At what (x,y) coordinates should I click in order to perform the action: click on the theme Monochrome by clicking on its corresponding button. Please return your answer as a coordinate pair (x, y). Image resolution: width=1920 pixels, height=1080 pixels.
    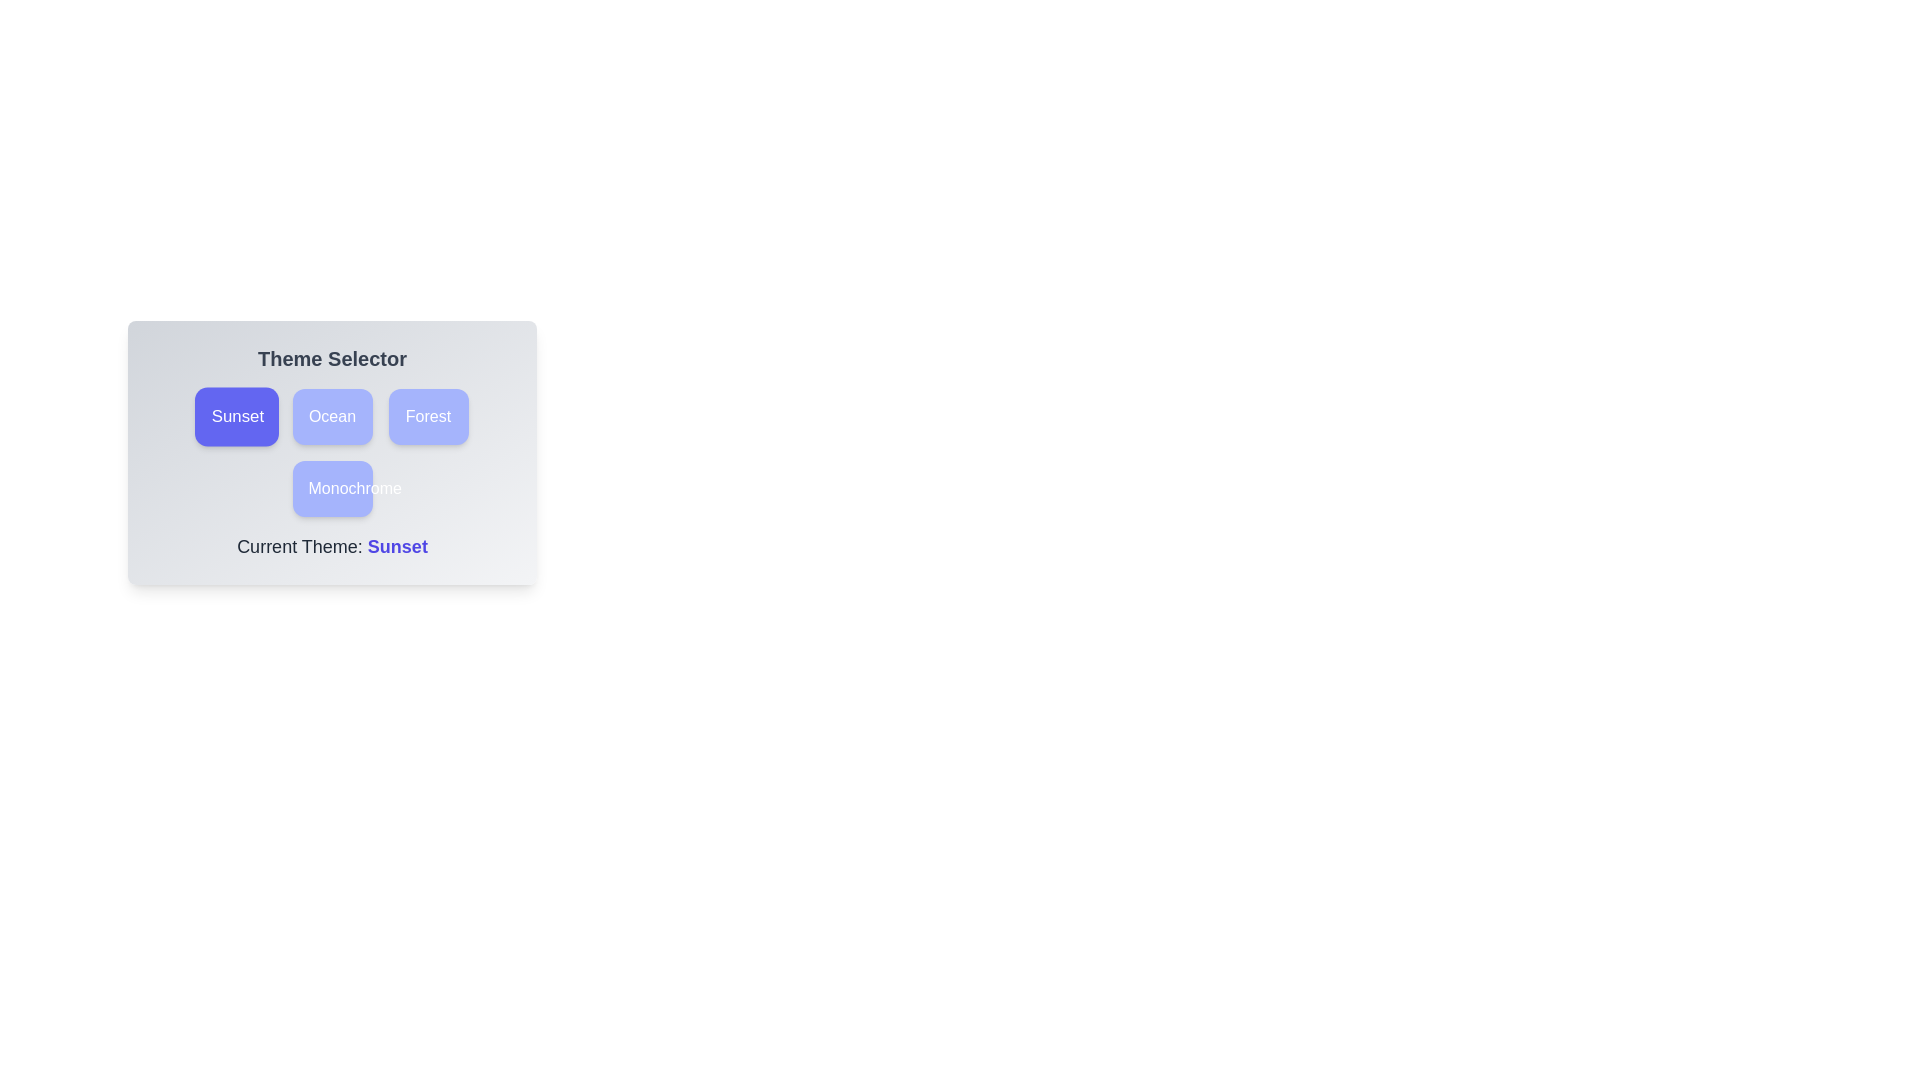
    Looking at the image, I should click on (332, 489).